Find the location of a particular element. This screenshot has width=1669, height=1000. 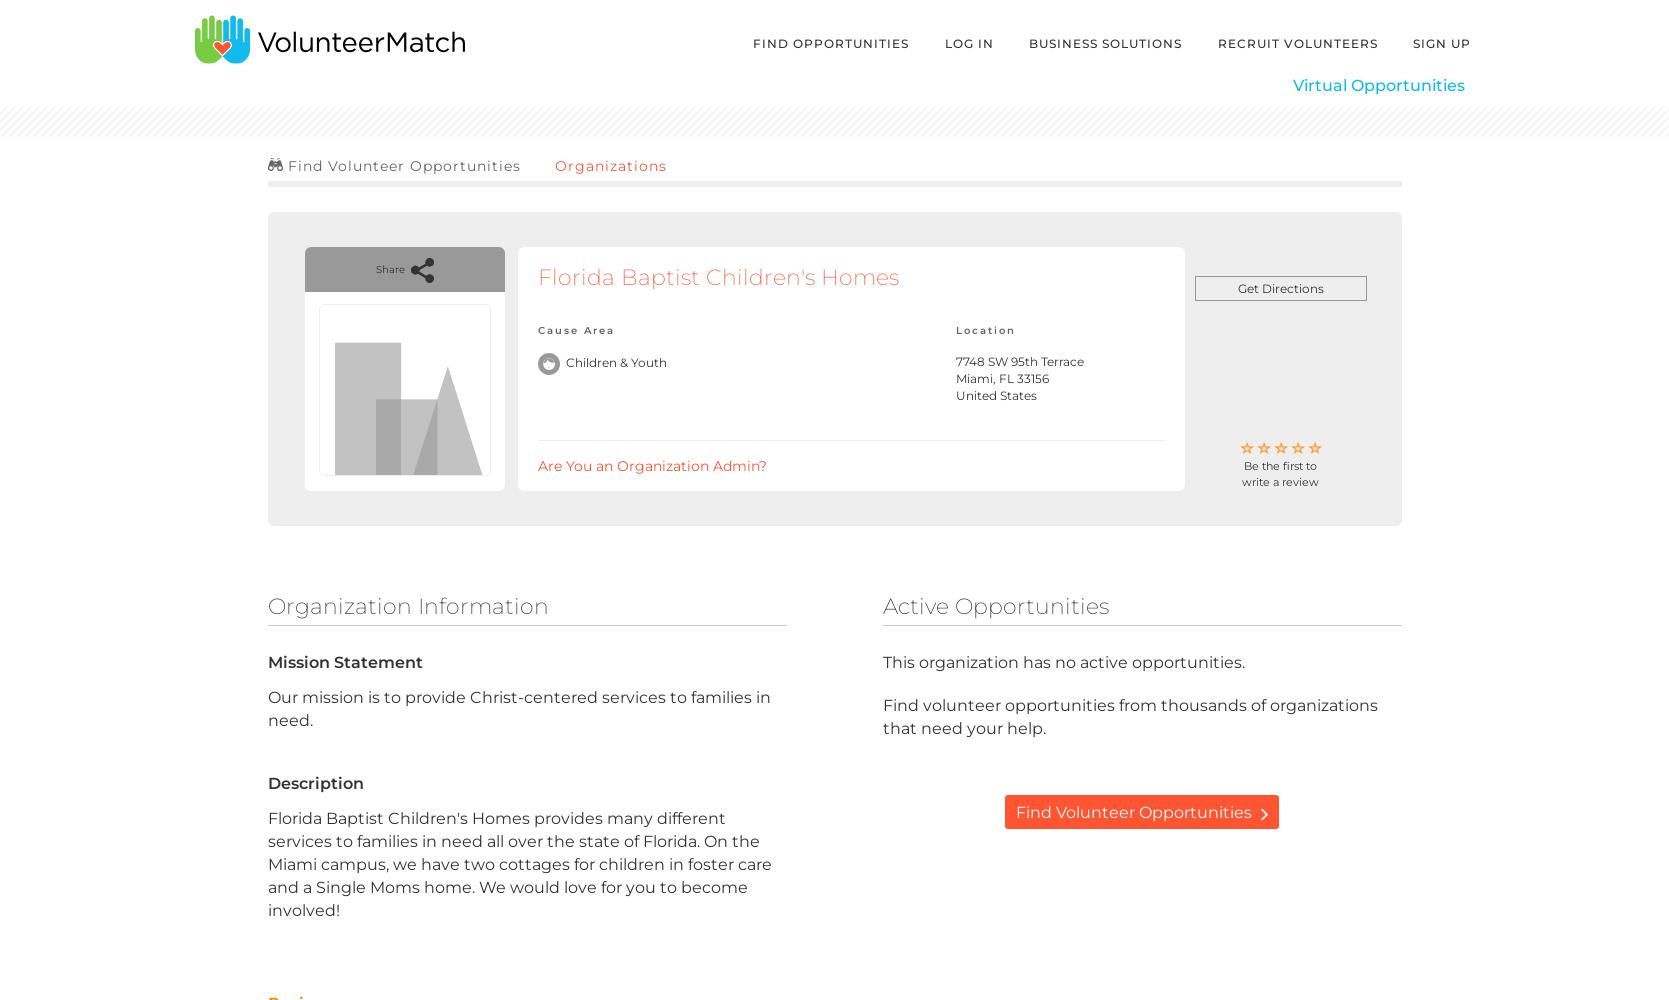

'Miami,' is located at coordinates (976, 378).